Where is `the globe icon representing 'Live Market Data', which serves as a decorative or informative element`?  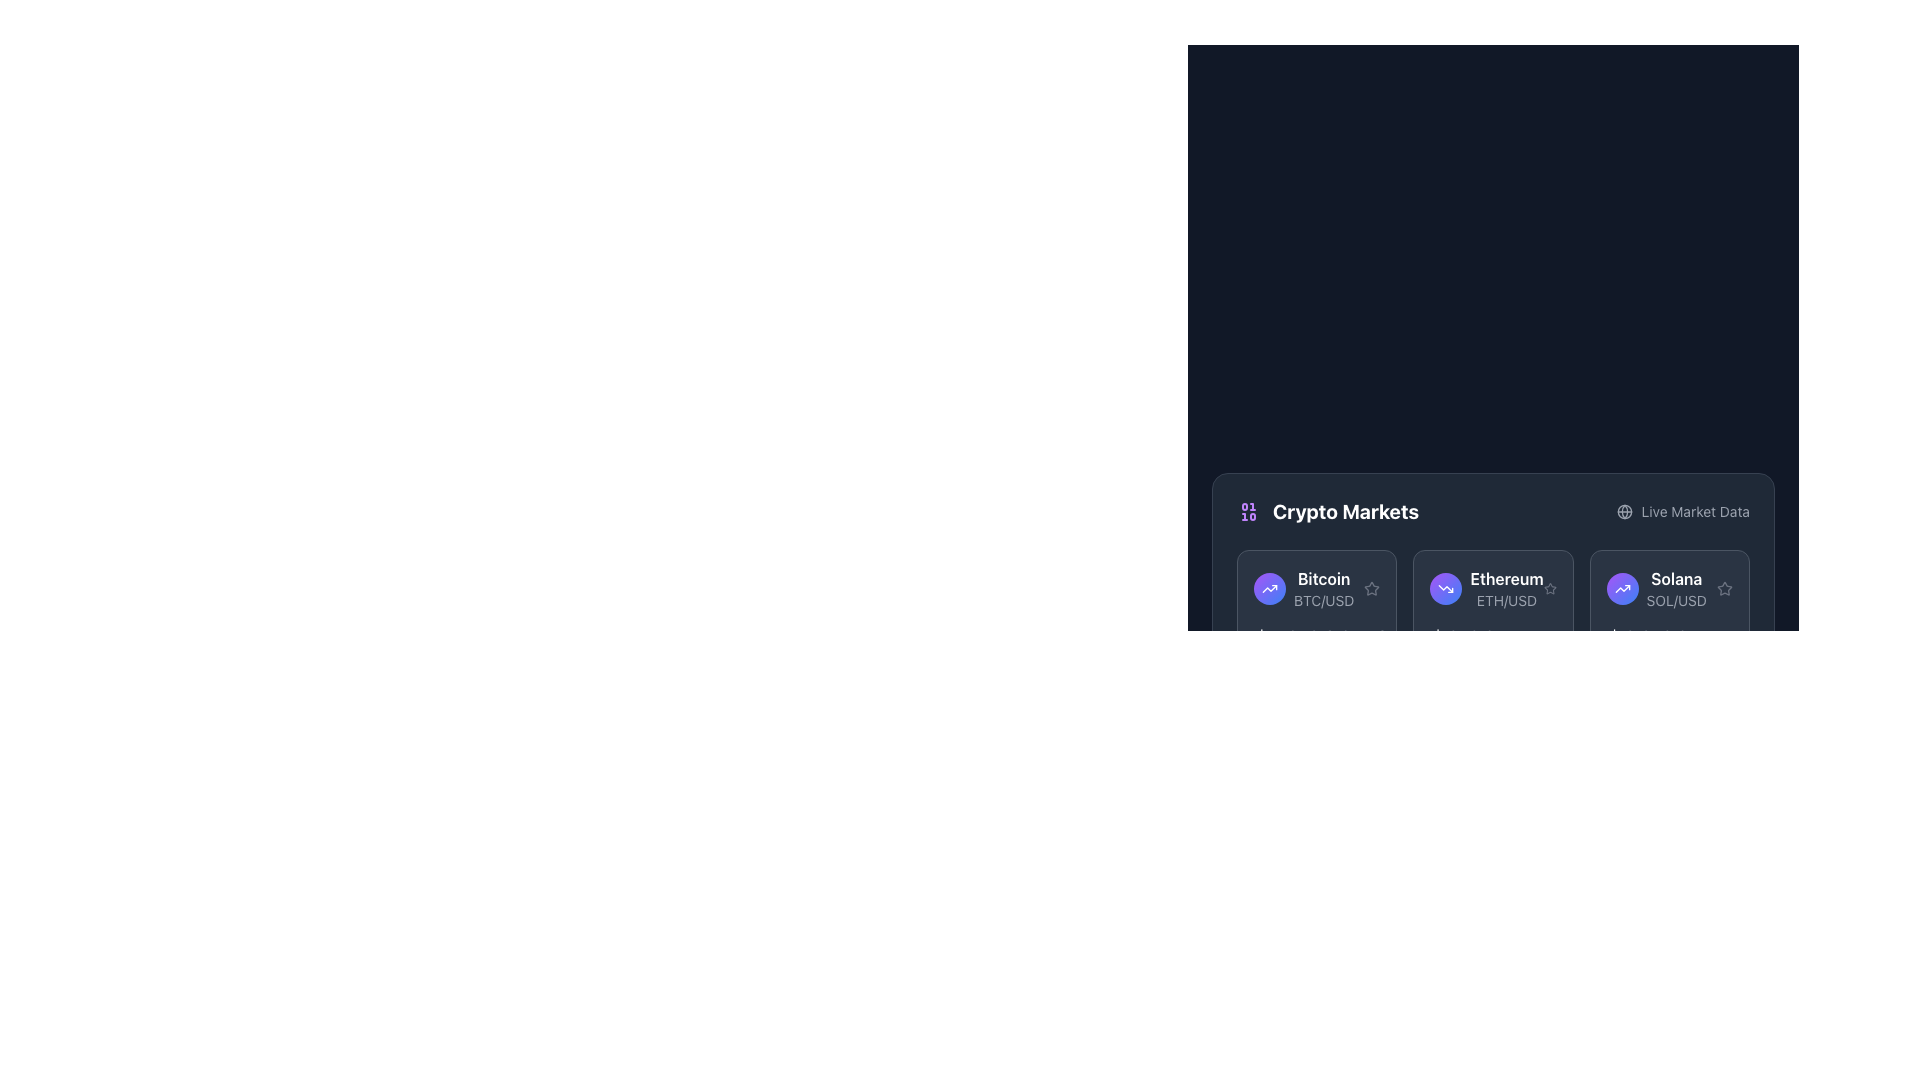 the globe icon representing 'Live Market Data', which serves as a decorative or informative element is located at coordinates (1625, 511).